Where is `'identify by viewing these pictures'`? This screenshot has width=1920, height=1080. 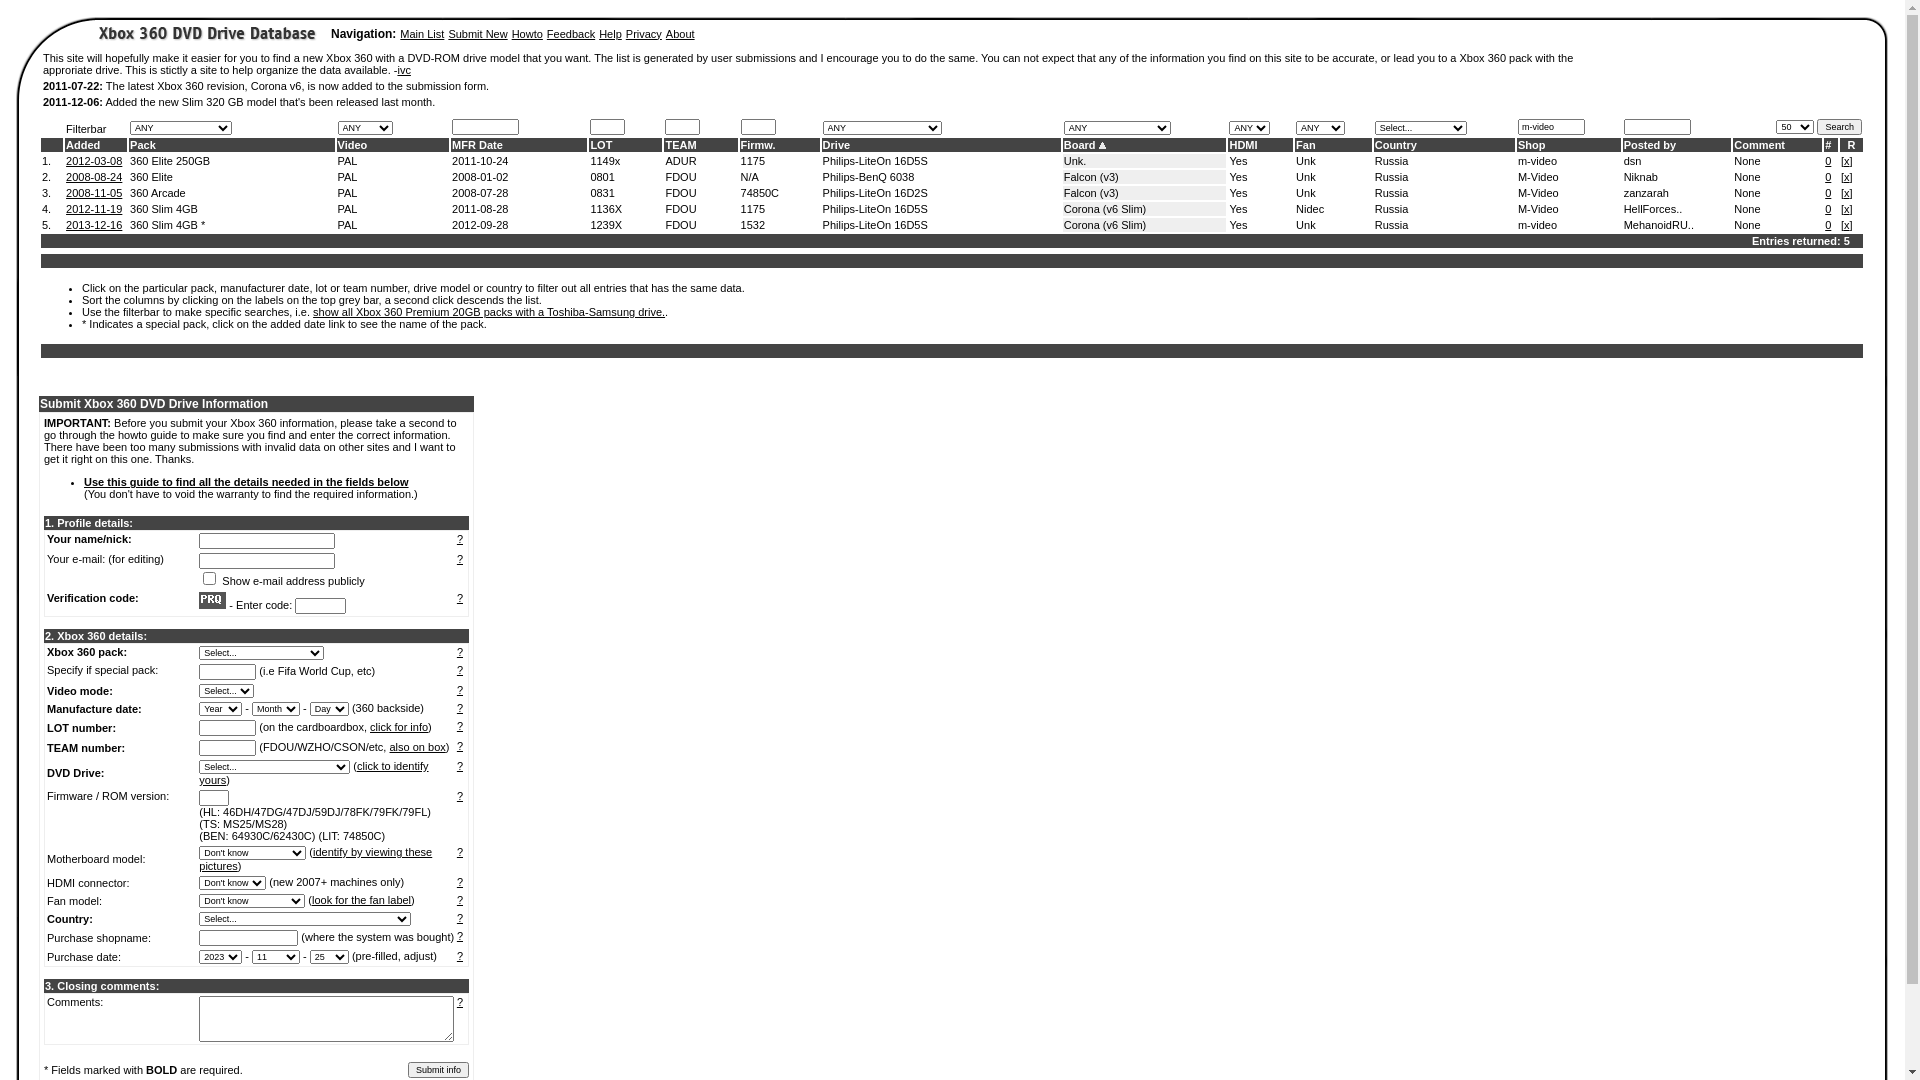
'identify by viewing these pictures' is located at coordinates (314, 858).